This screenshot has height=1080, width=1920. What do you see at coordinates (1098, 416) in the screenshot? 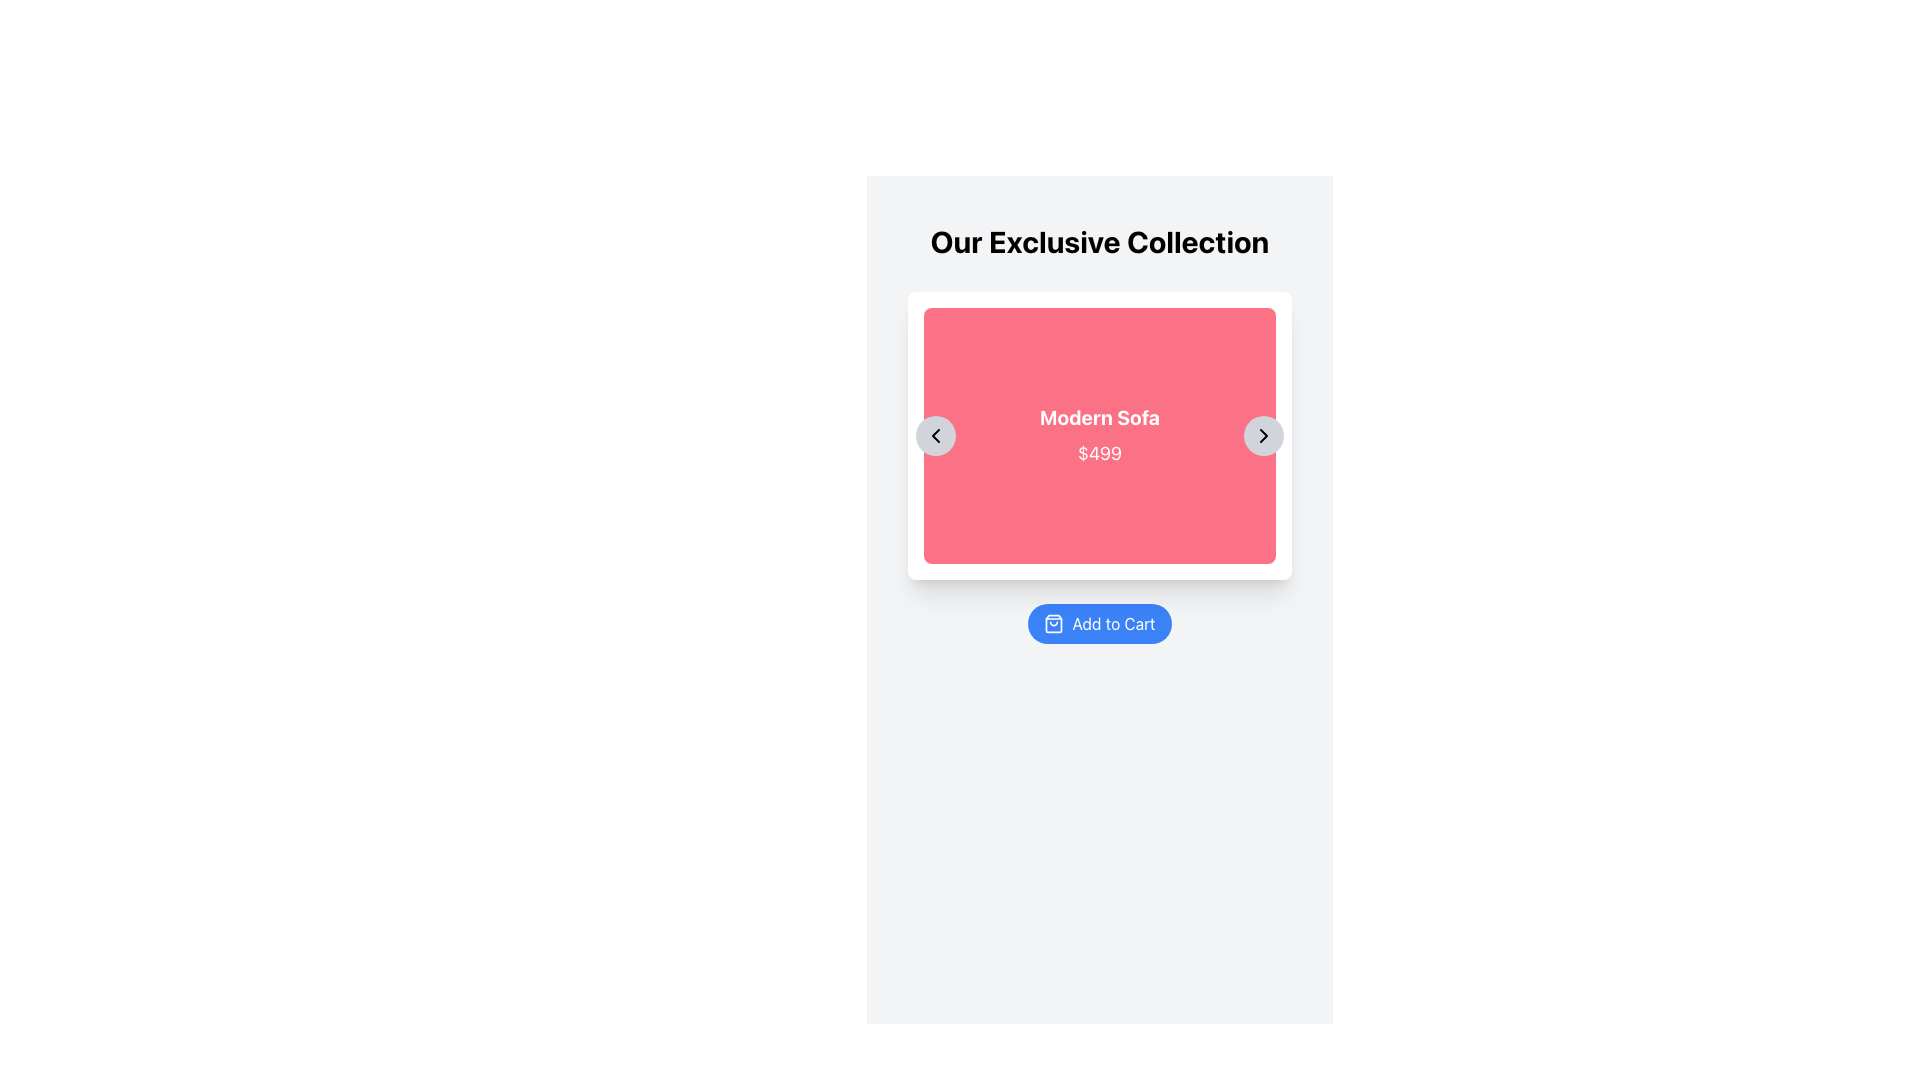
I see `the Text Label that displays the product name, which is centrally aligned within the pink background of the product card and positioned above the price text "$499"` at bounding box center [1098, 416].